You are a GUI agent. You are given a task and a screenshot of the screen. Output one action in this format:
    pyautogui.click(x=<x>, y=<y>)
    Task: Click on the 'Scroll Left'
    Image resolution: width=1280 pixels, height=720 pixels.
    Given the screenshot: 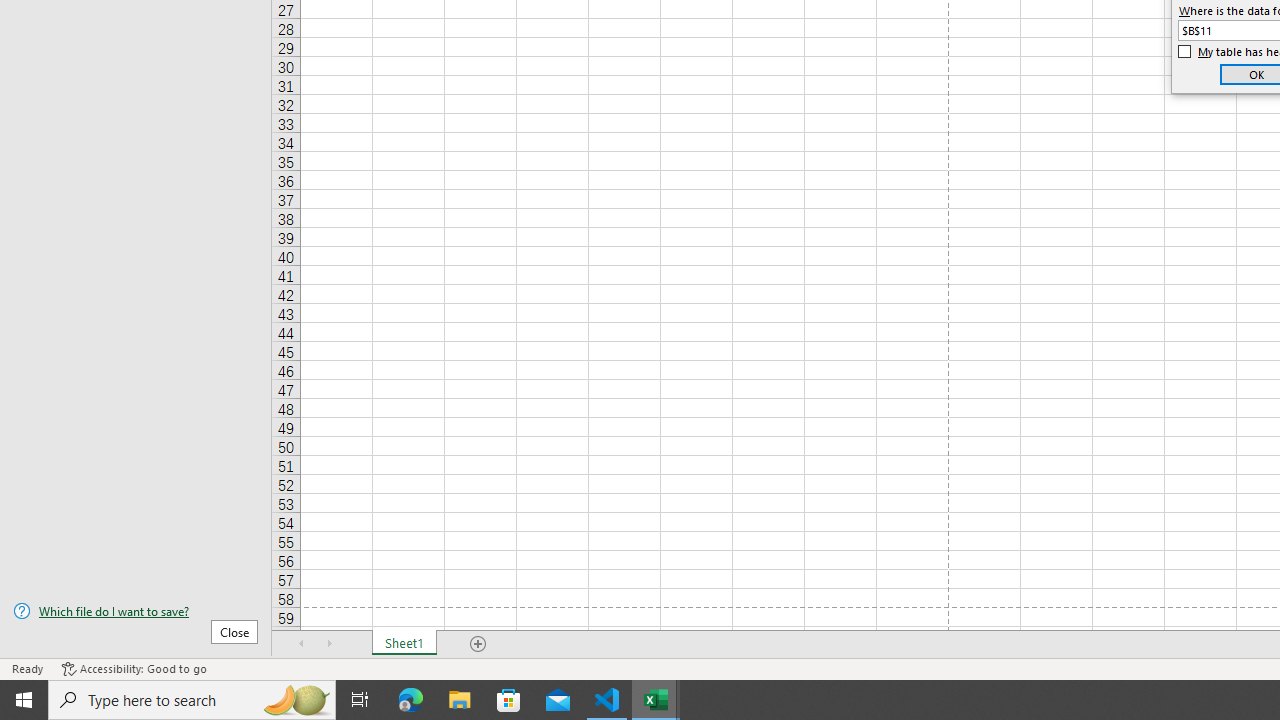 What is the action you would take?
    pyautogui.click(x=301, y=644)
    